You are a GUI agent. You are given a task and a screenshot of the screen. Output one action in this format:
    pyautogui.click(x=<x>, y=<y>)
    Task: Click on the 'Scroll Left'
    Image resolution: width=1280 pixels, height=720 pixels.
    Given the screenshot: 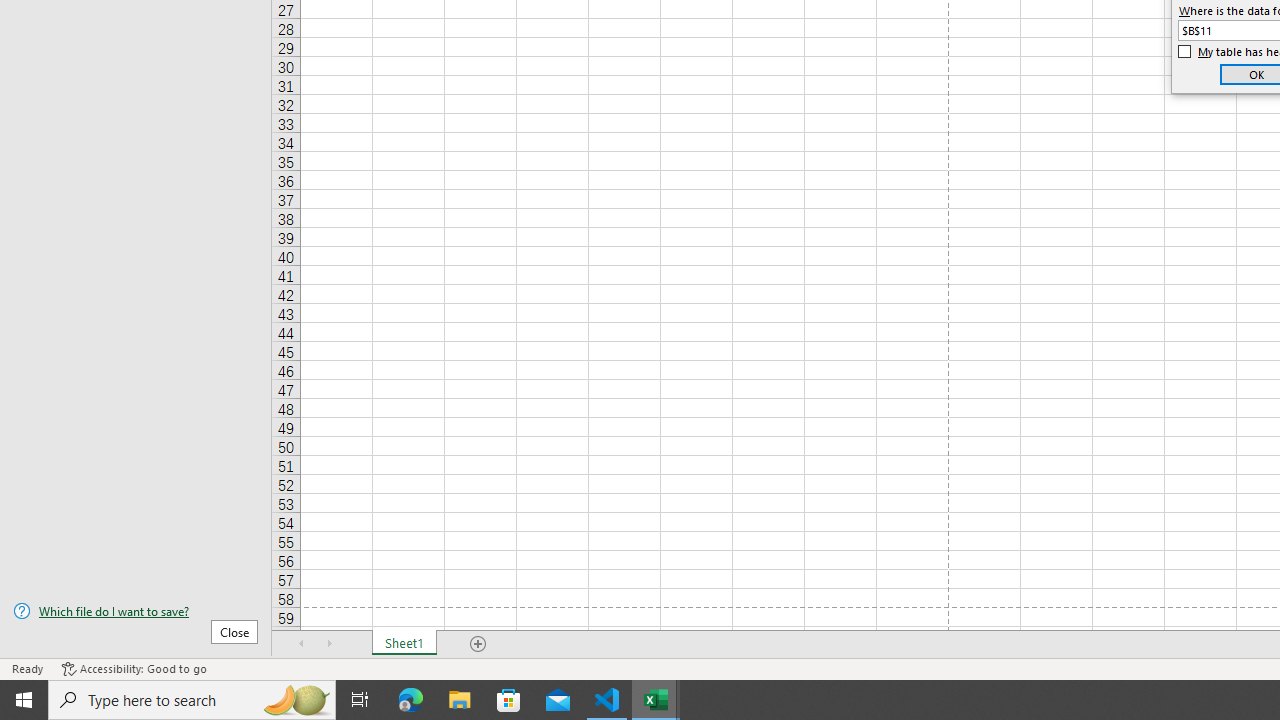 What is the action you would take?
    pyautogui.click(x=301, y=644)
    